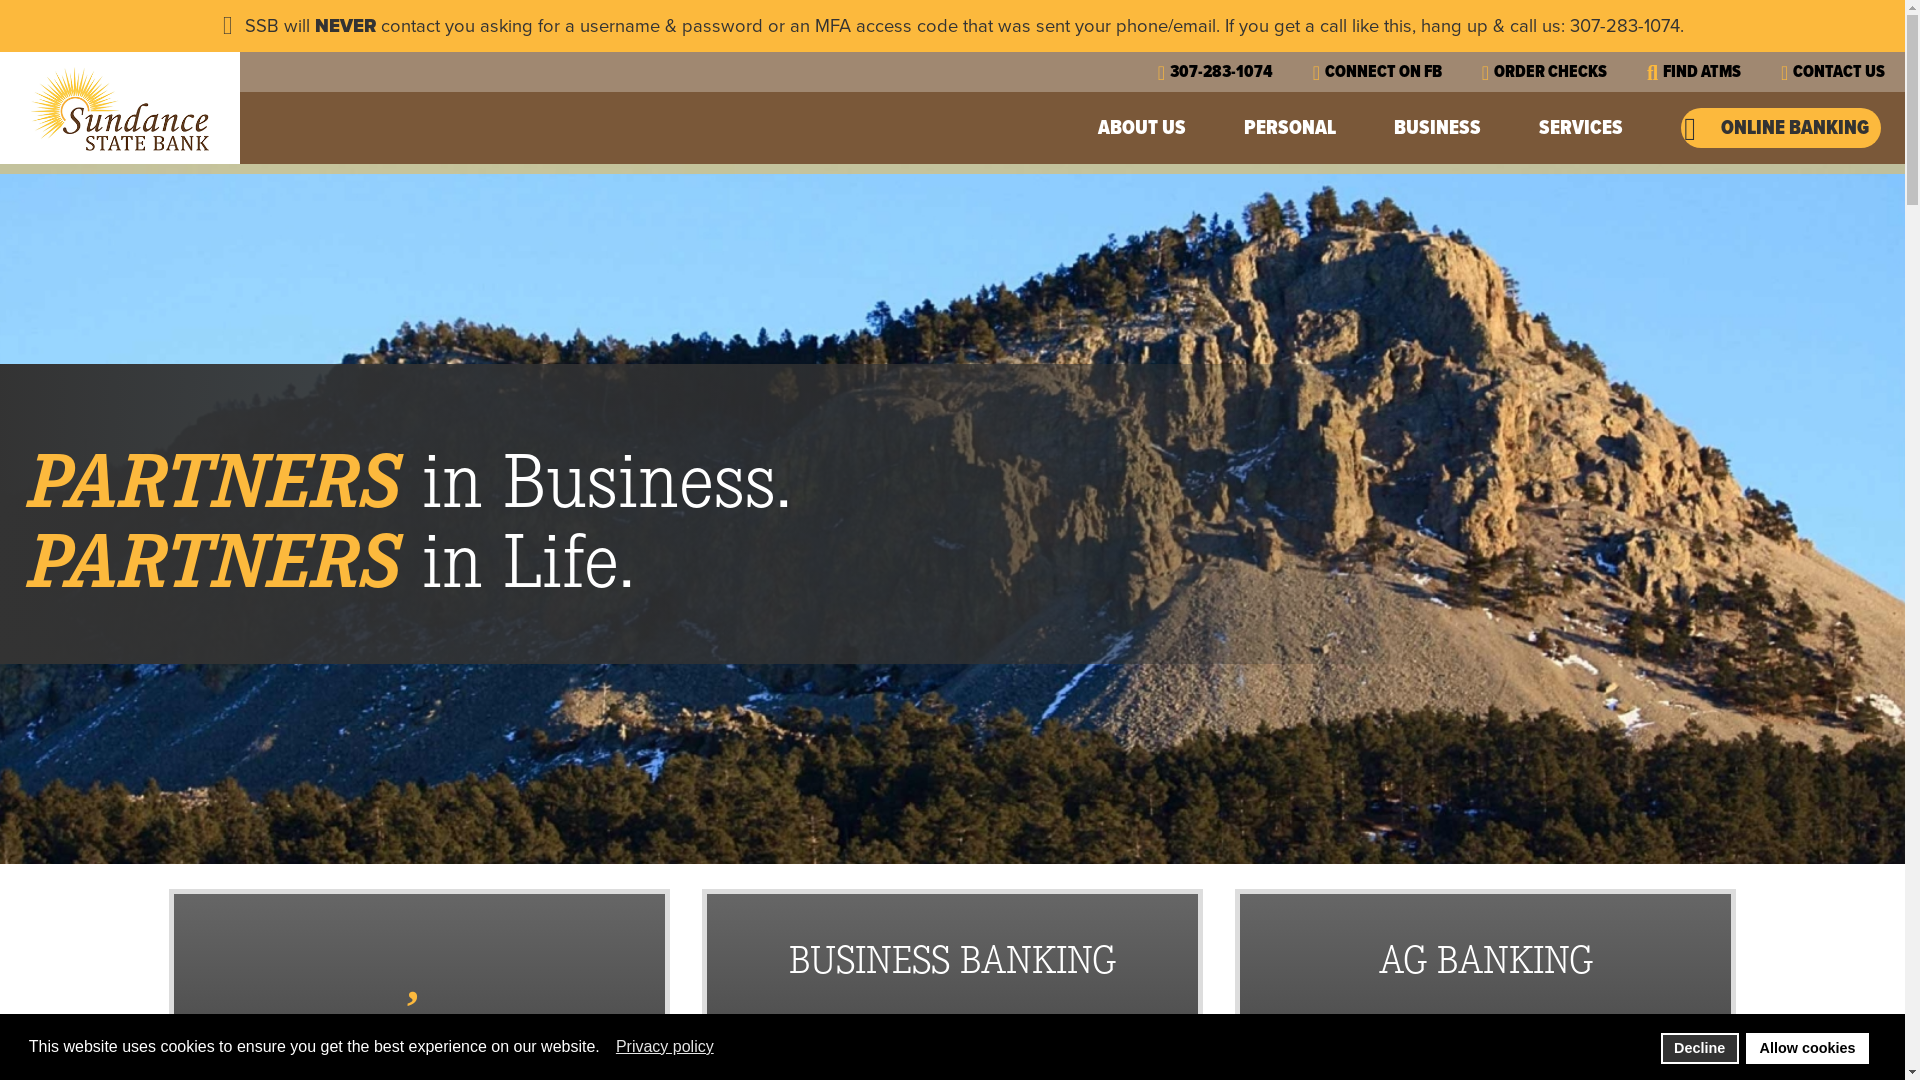 This screenshot has height=1080, width=1920. Describe the element at coordinates (1482, 70) in the screenshot. I see `'ORDER CHECKS'` at that location.